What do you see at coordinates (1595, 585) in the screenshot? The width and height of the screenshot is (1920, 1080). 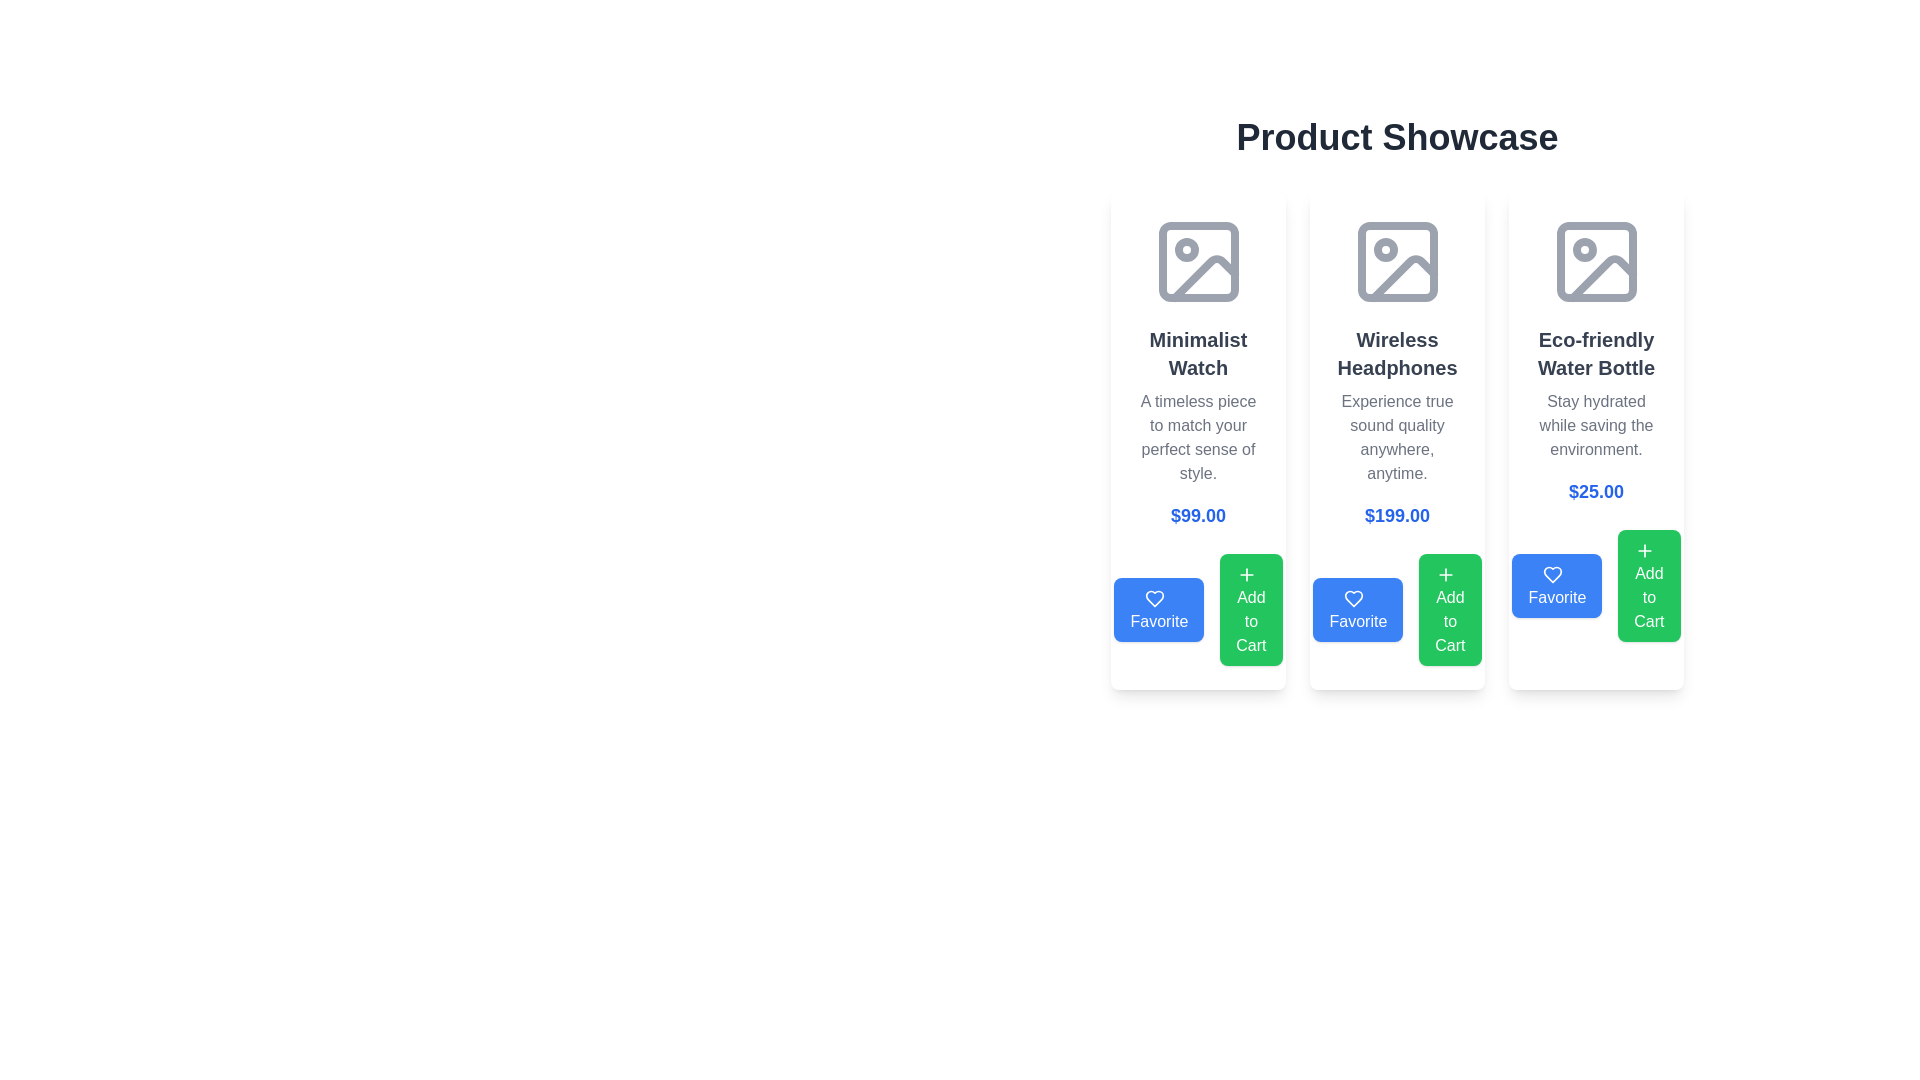 I see `the 'Favorite' button with a blue background, rounded corners, and white text featuring a heart icon, located at the bottom center of the product card for the 'Eco-friendly Water Bottle'` at bounding box center [1595, 585].